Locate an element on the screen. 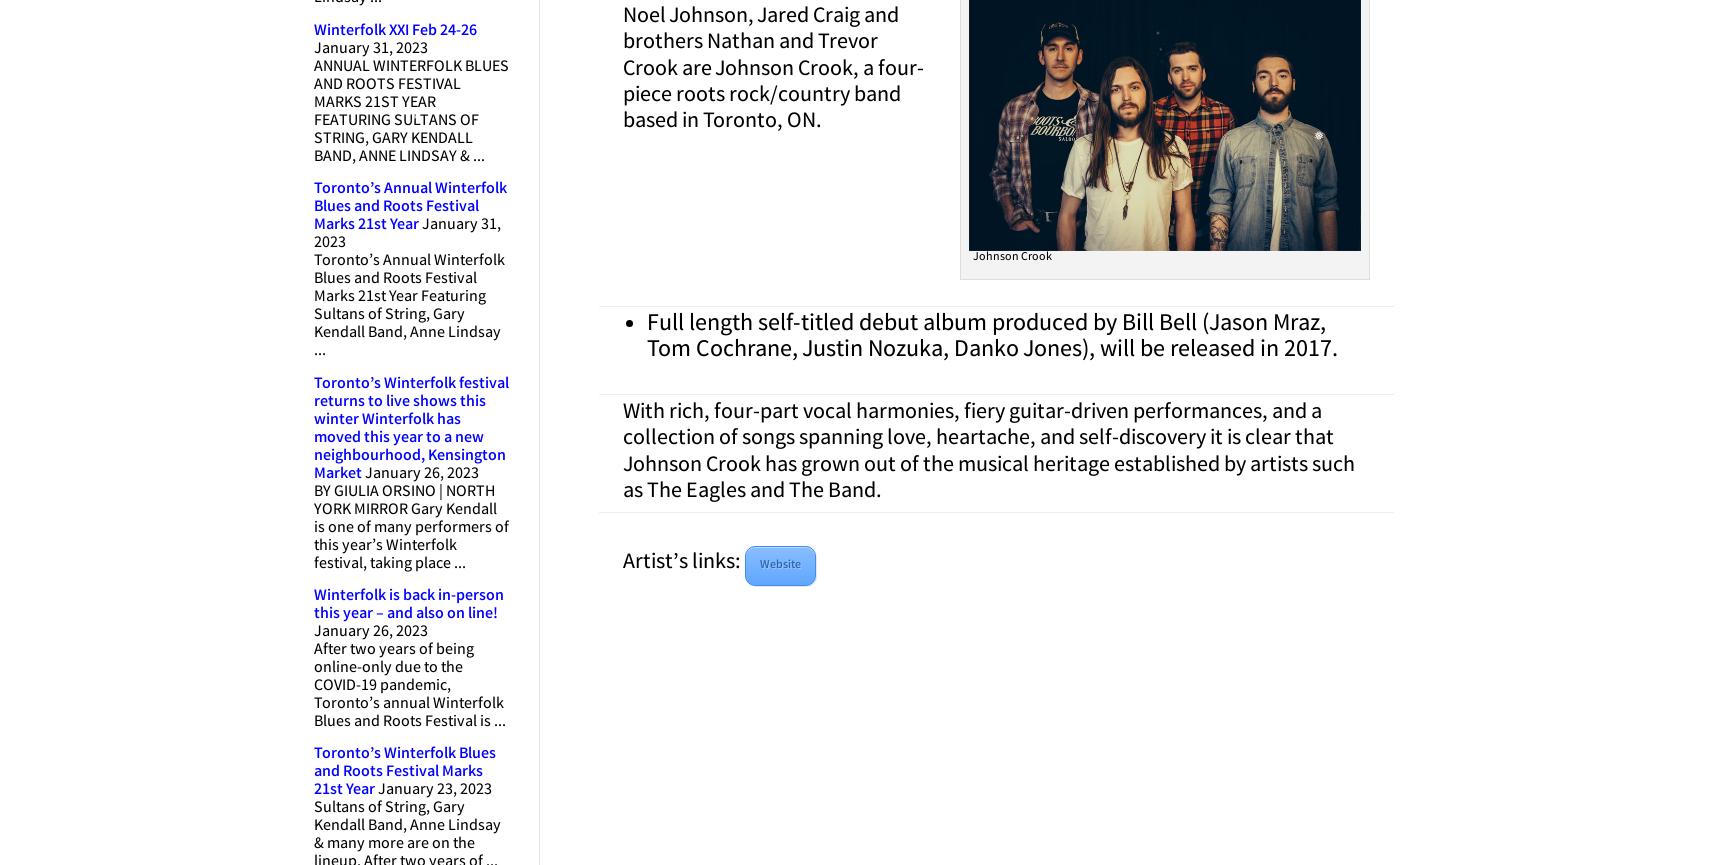  'Website' is located at coordinates (759, 563).